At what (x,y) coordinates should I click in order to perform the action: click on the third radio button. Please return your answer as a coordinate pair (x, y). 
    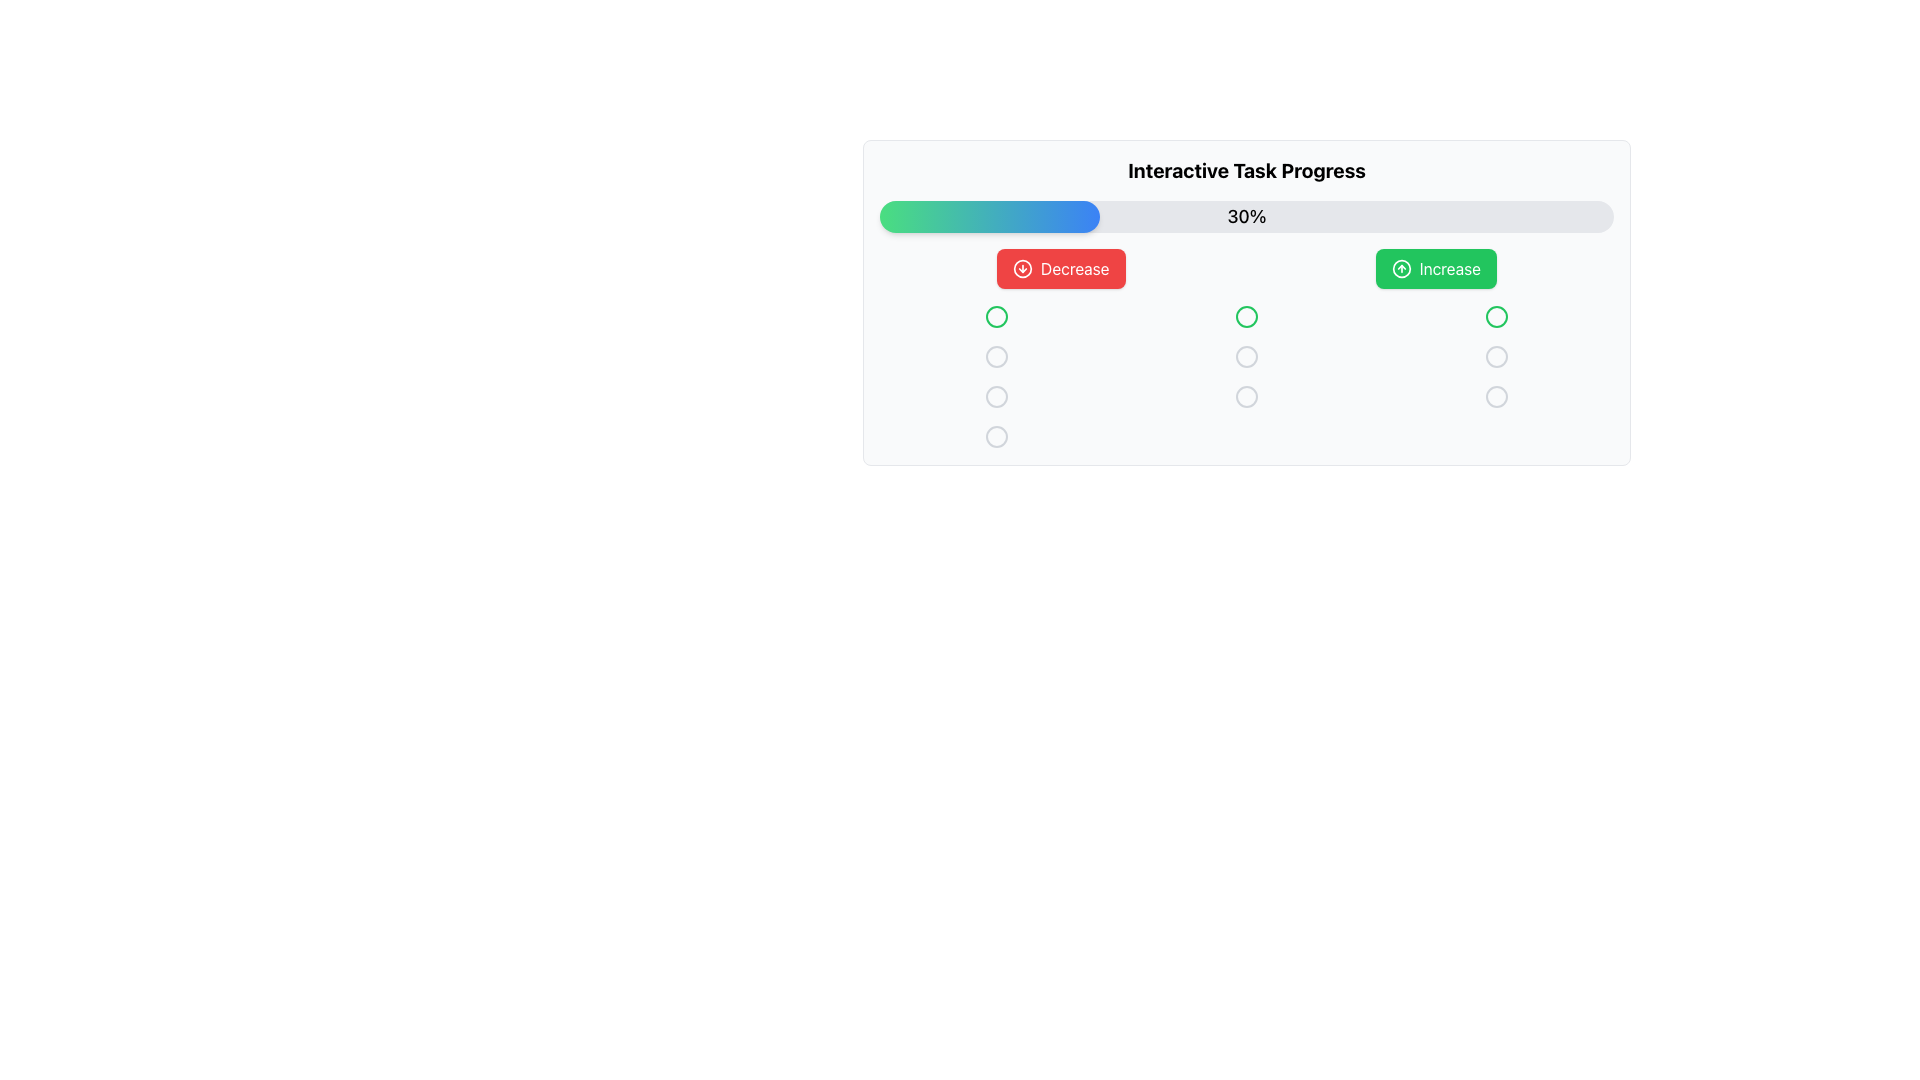
    Looking at the image, I should click on (1497, 356).